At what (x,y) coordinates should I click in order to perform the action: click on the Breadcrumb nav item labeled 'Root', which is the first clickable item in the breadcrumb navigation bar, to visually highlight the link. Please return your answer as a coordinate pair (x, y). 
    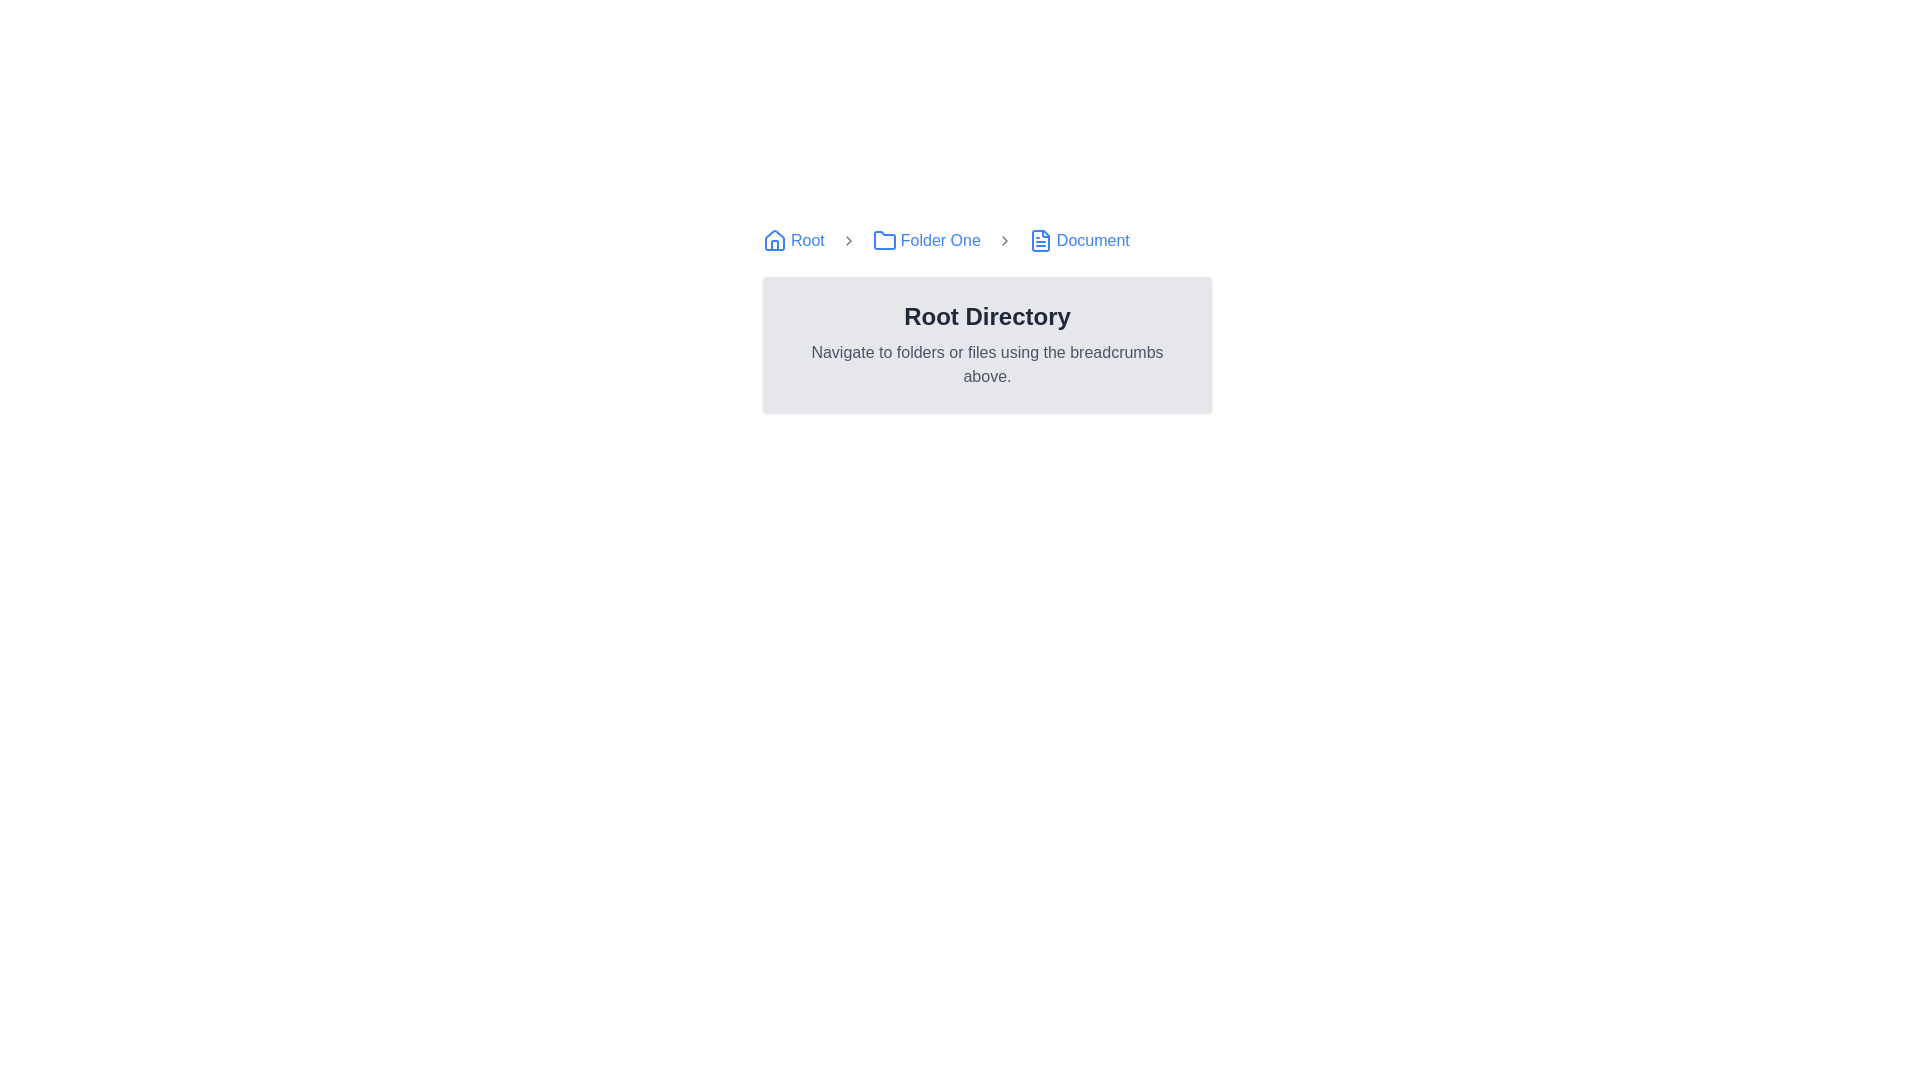
    Looking at the image, I should click on (792, 239).